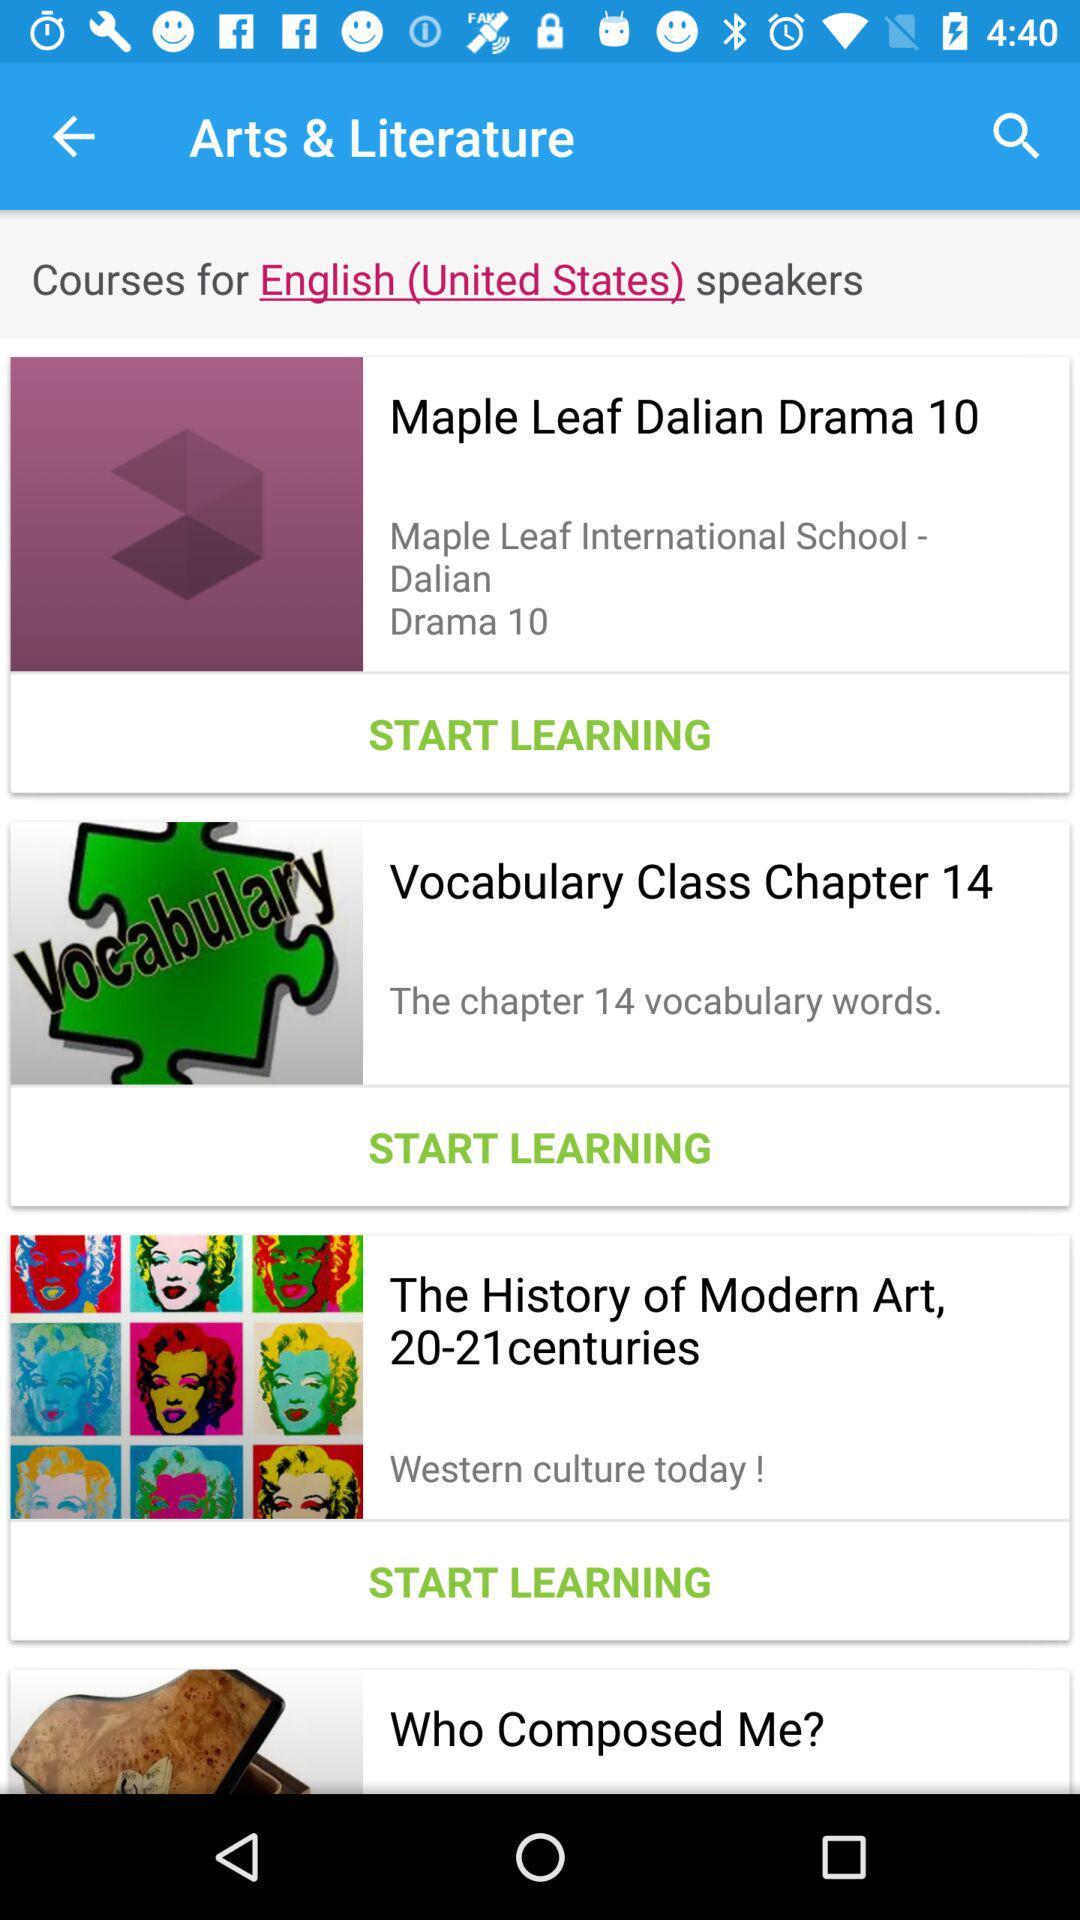 The image size is (1080, 1920). Describe the element at coordinates (1017, 135) in the screenshot. I see `the item at the top right corner` at that location.